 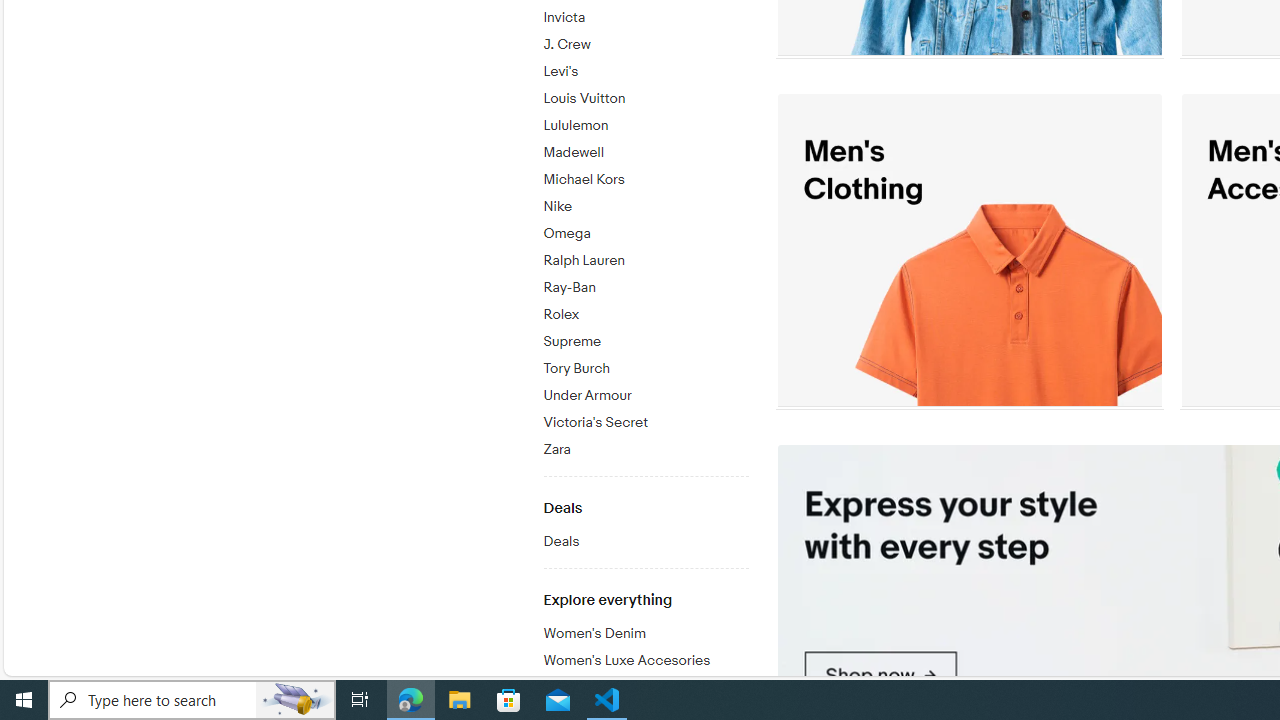 What do you see at coordinates (645, 67) in the screenshot?
I see `'Levi'` at bounding box center [645, 67].